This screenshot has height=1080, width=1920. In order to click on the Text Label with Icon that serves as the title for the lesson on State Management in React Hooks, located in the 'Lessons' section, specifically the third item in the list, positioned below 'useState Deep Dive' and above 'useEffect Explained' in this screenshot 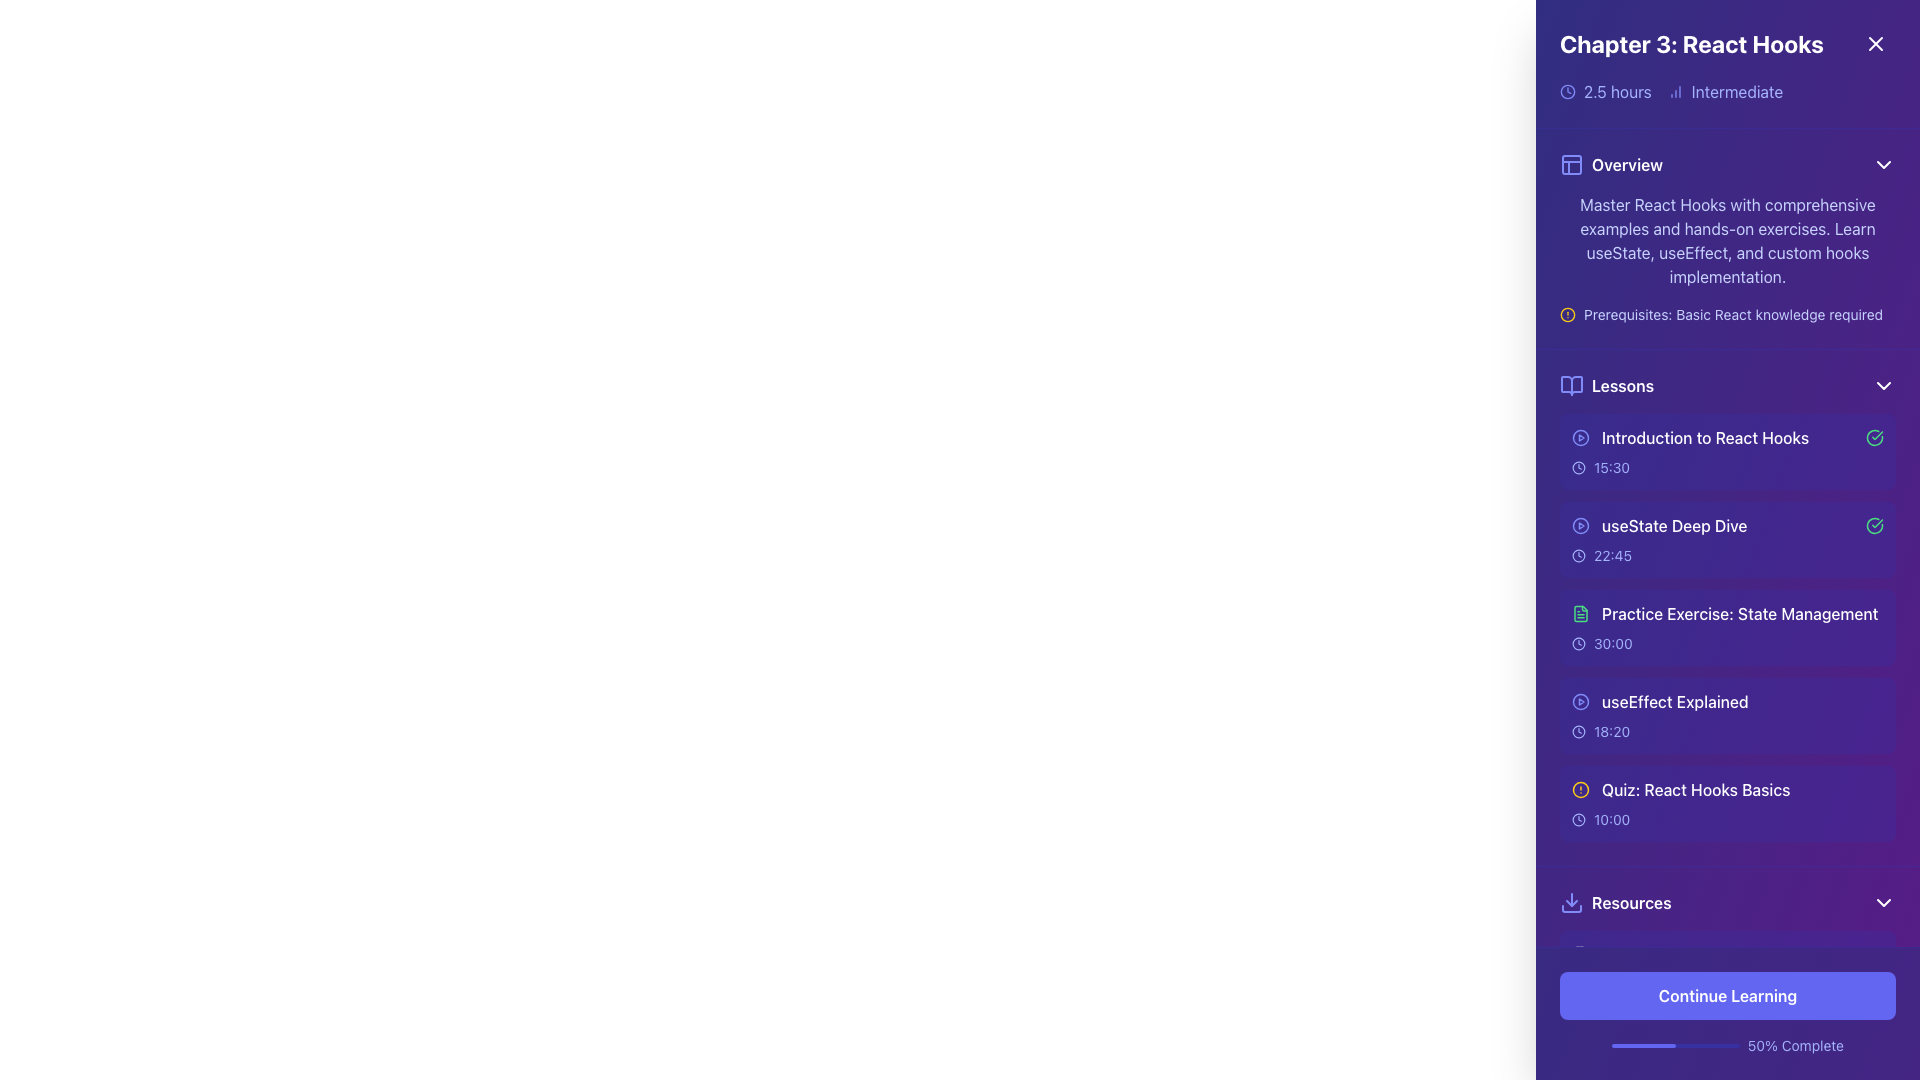, I will do `click(1727, 612)`.